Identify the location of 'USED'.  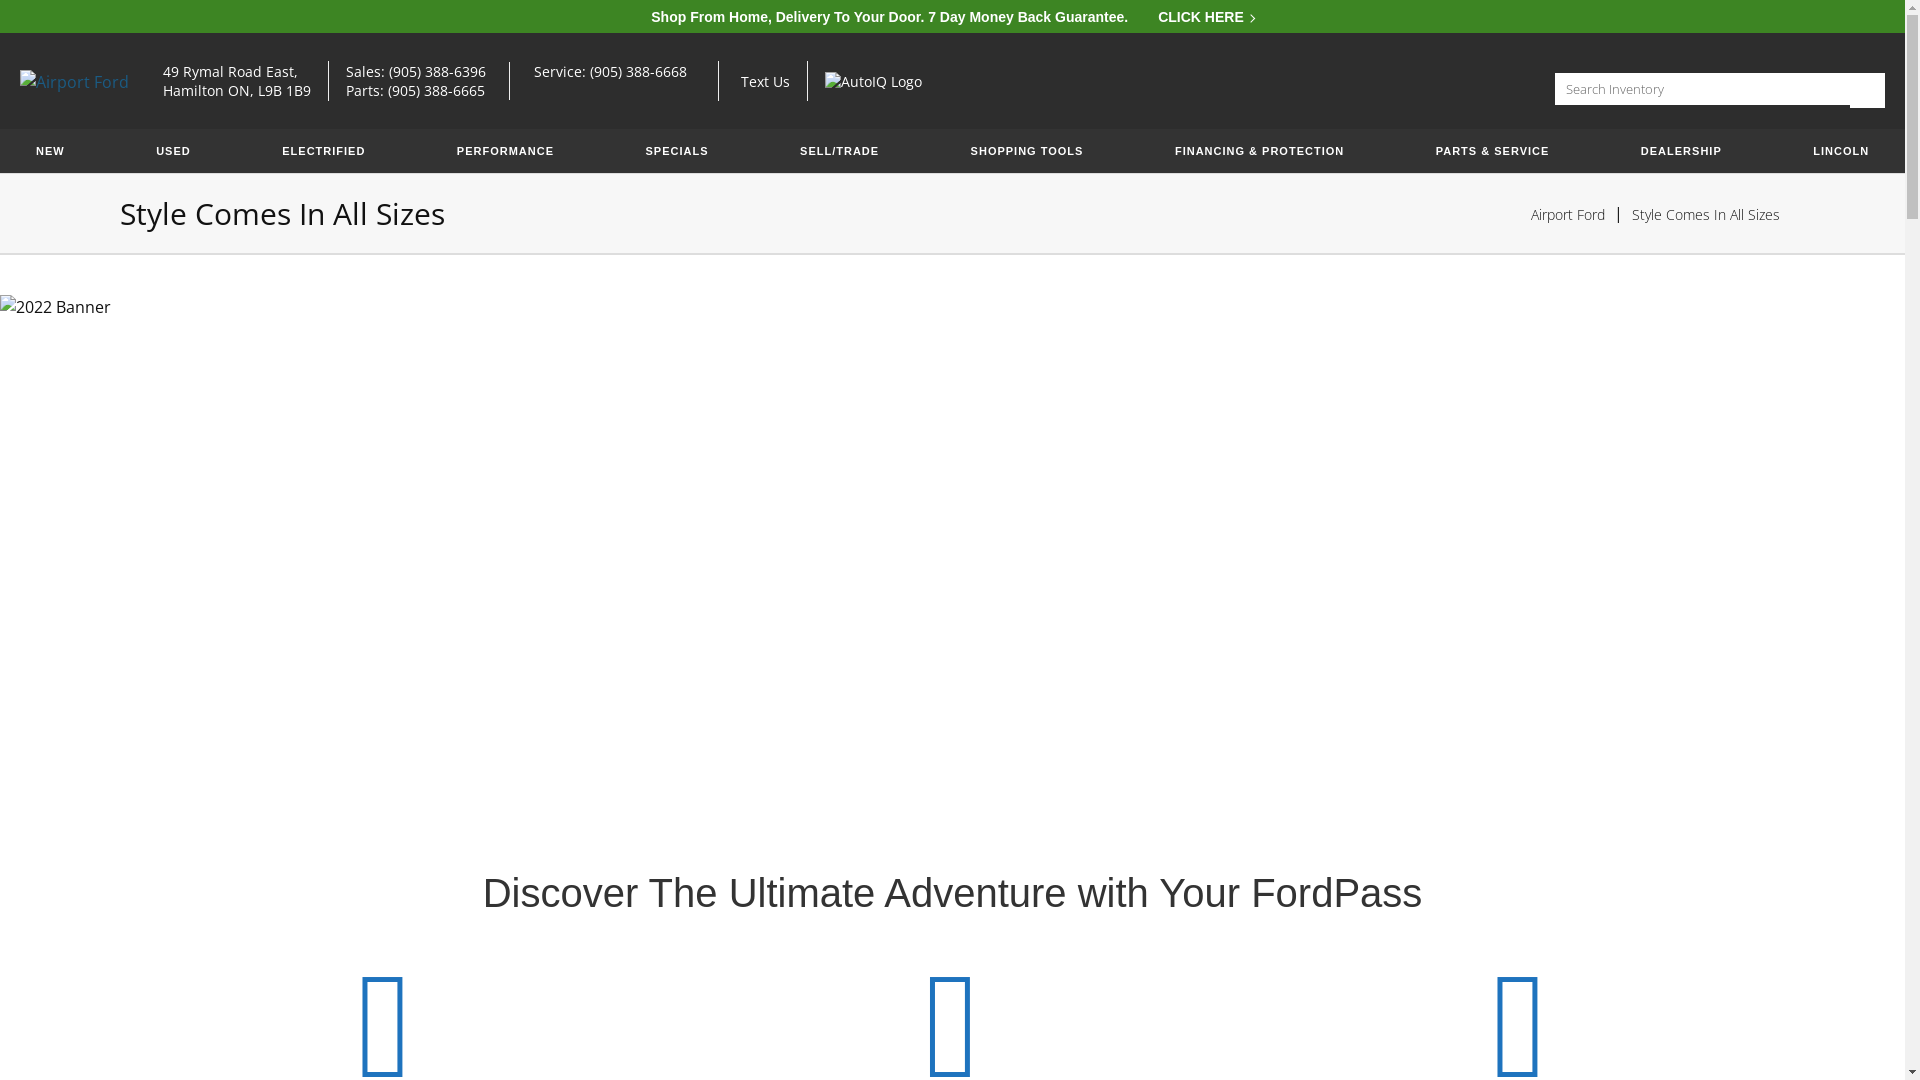
(173, 150).